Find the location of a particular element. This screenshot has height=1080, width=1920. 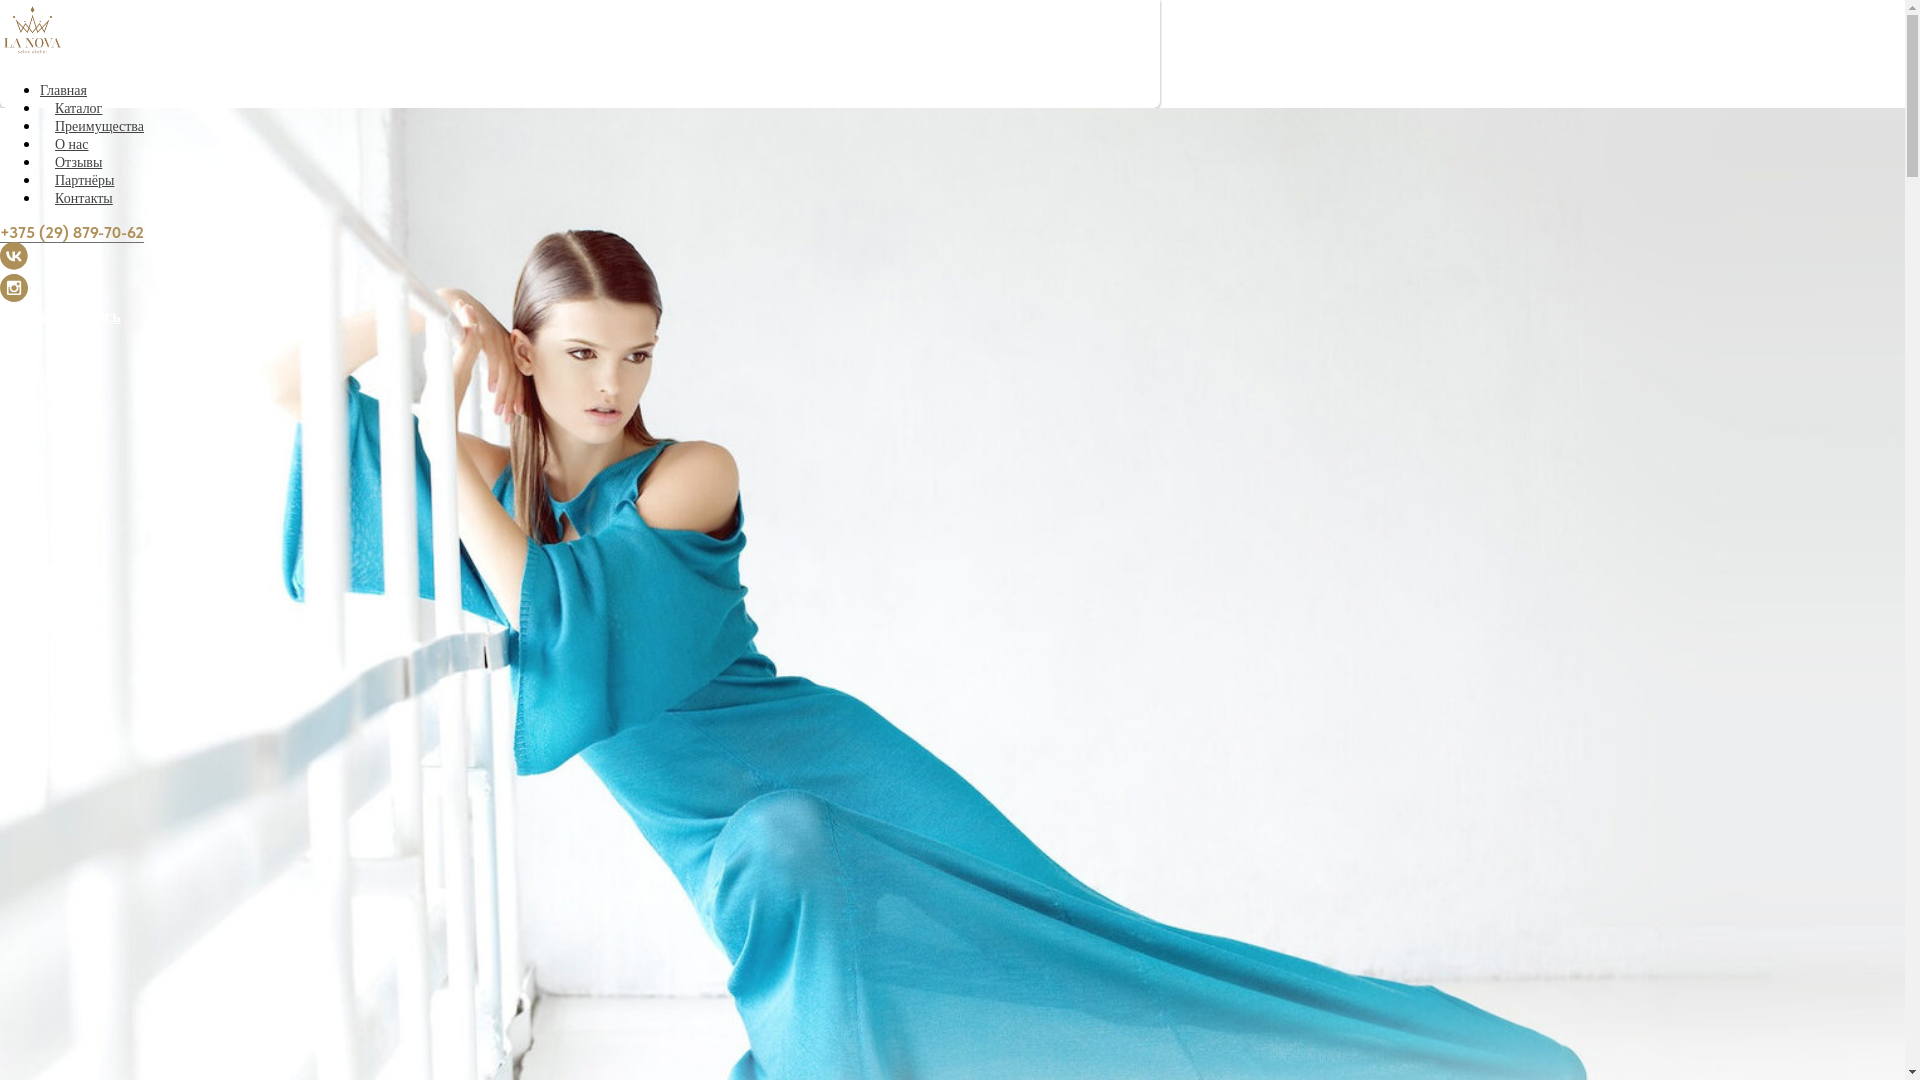

'+375 (29) 879-70-62' is located at coordinates (72, 231).